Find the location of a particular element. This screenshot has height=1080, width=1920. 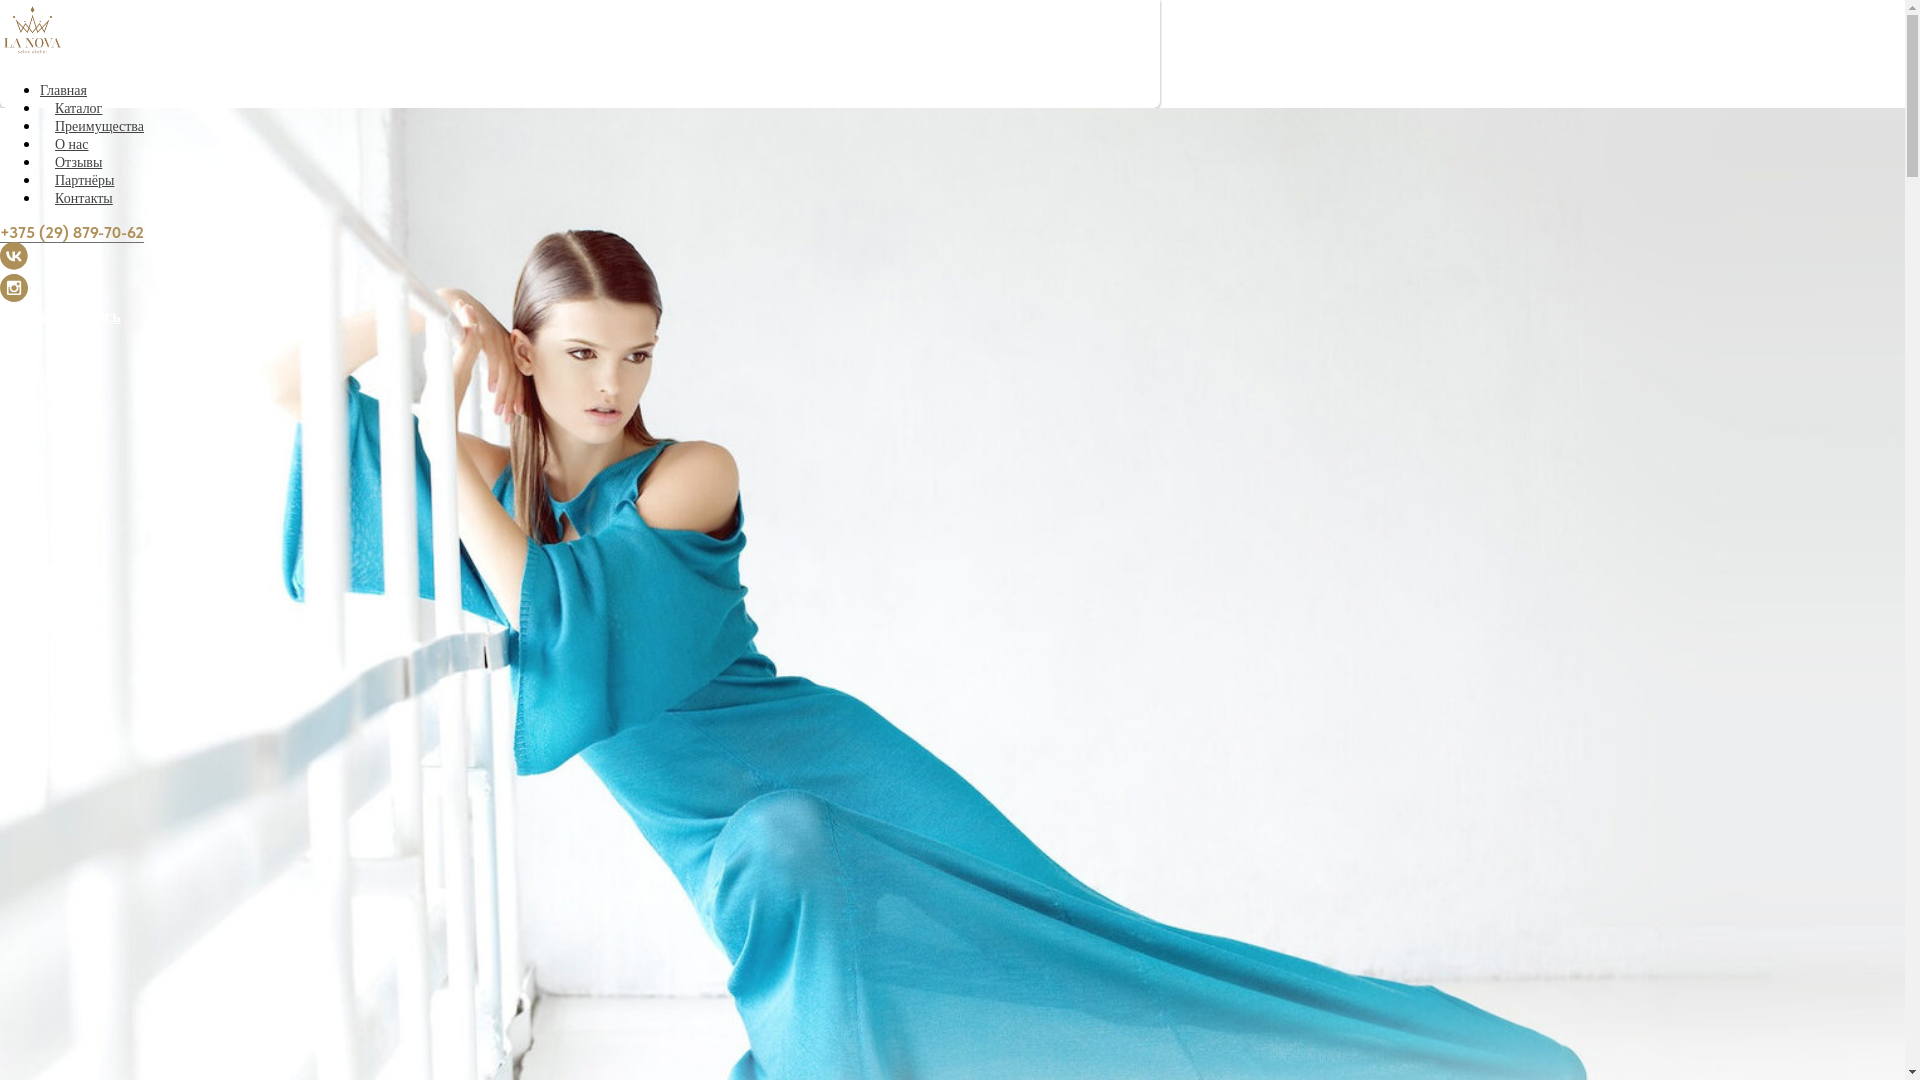

'+375 (29) 879-70-62' is located at coordinates (72, 231).